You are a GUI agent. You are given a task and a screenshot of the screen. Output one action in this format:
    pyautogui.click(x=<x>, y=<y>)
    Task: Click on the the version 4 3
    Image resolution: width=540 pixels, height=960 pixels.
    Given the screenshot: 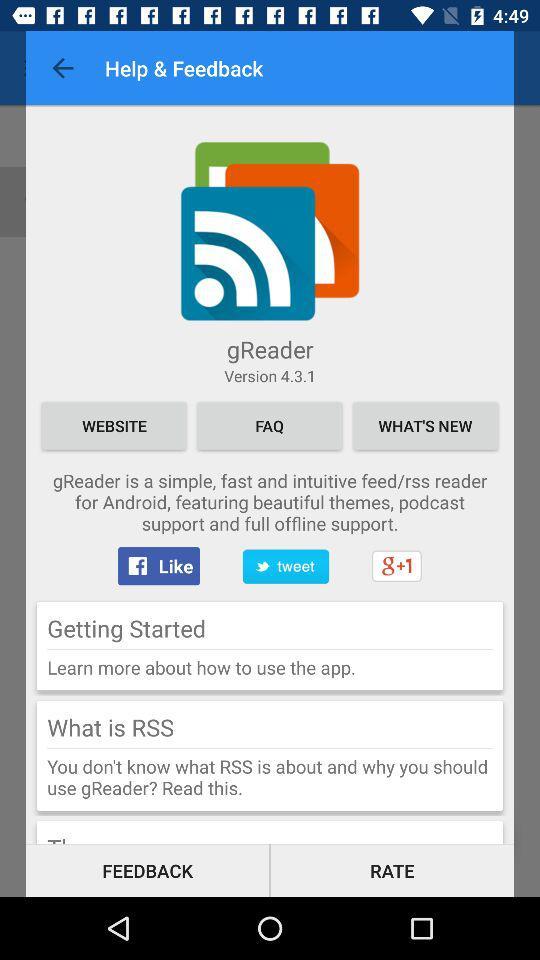 What is the action you would take?
    pyautogui.click(x=270, y=374)
    